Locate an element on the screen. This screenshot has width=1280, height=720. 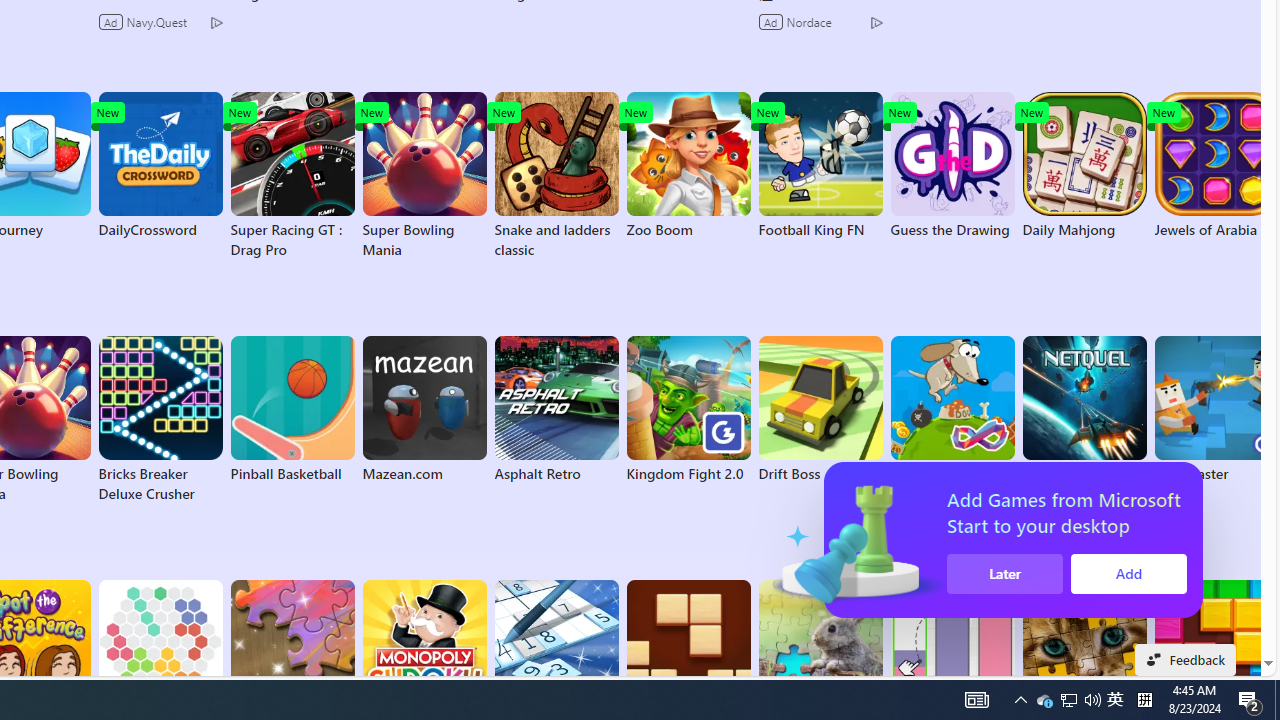
'Snake and ladders classic' is located at coordinates (556, 175).